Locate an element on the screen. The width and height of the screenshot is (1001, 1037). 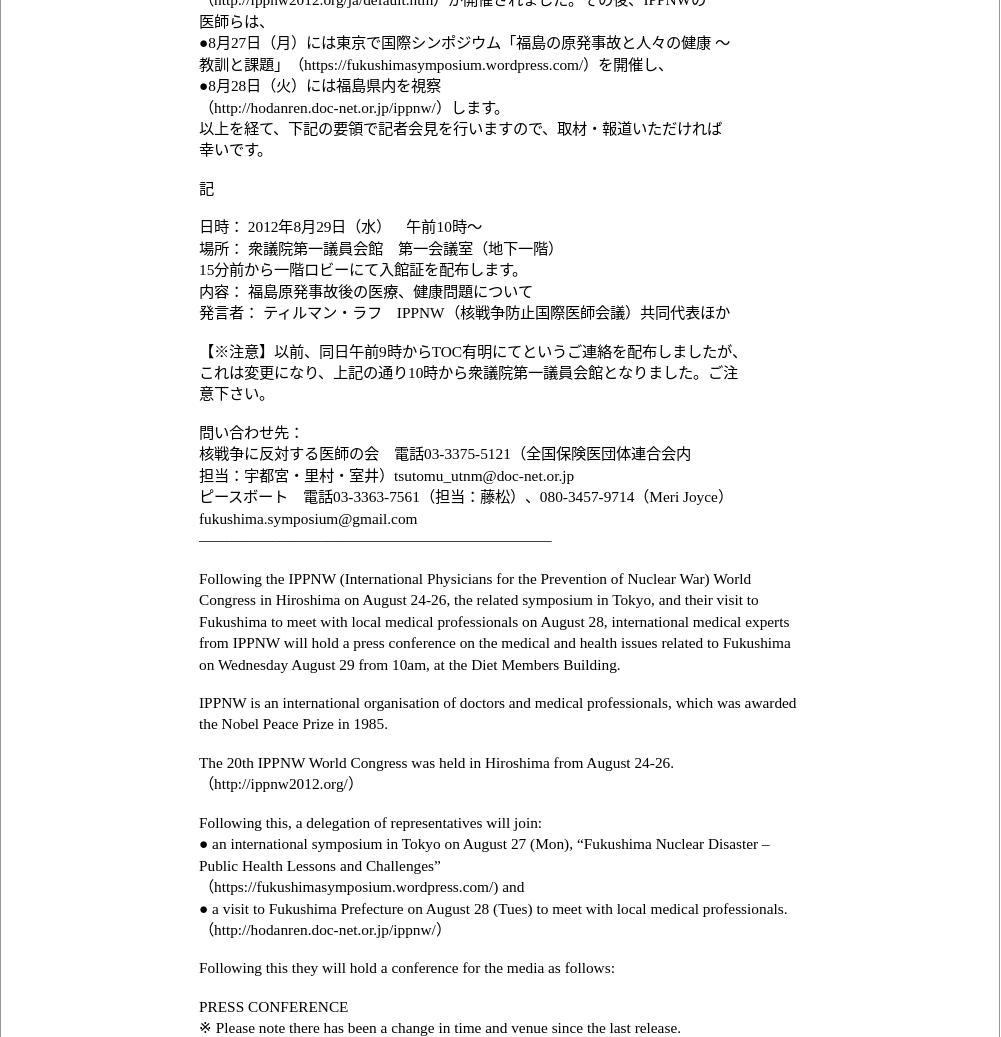
'● a visit to Fukushima Prefecture on August 28 (Tues) to meet with local medical professionals.' is located at coordinates (492, 907).